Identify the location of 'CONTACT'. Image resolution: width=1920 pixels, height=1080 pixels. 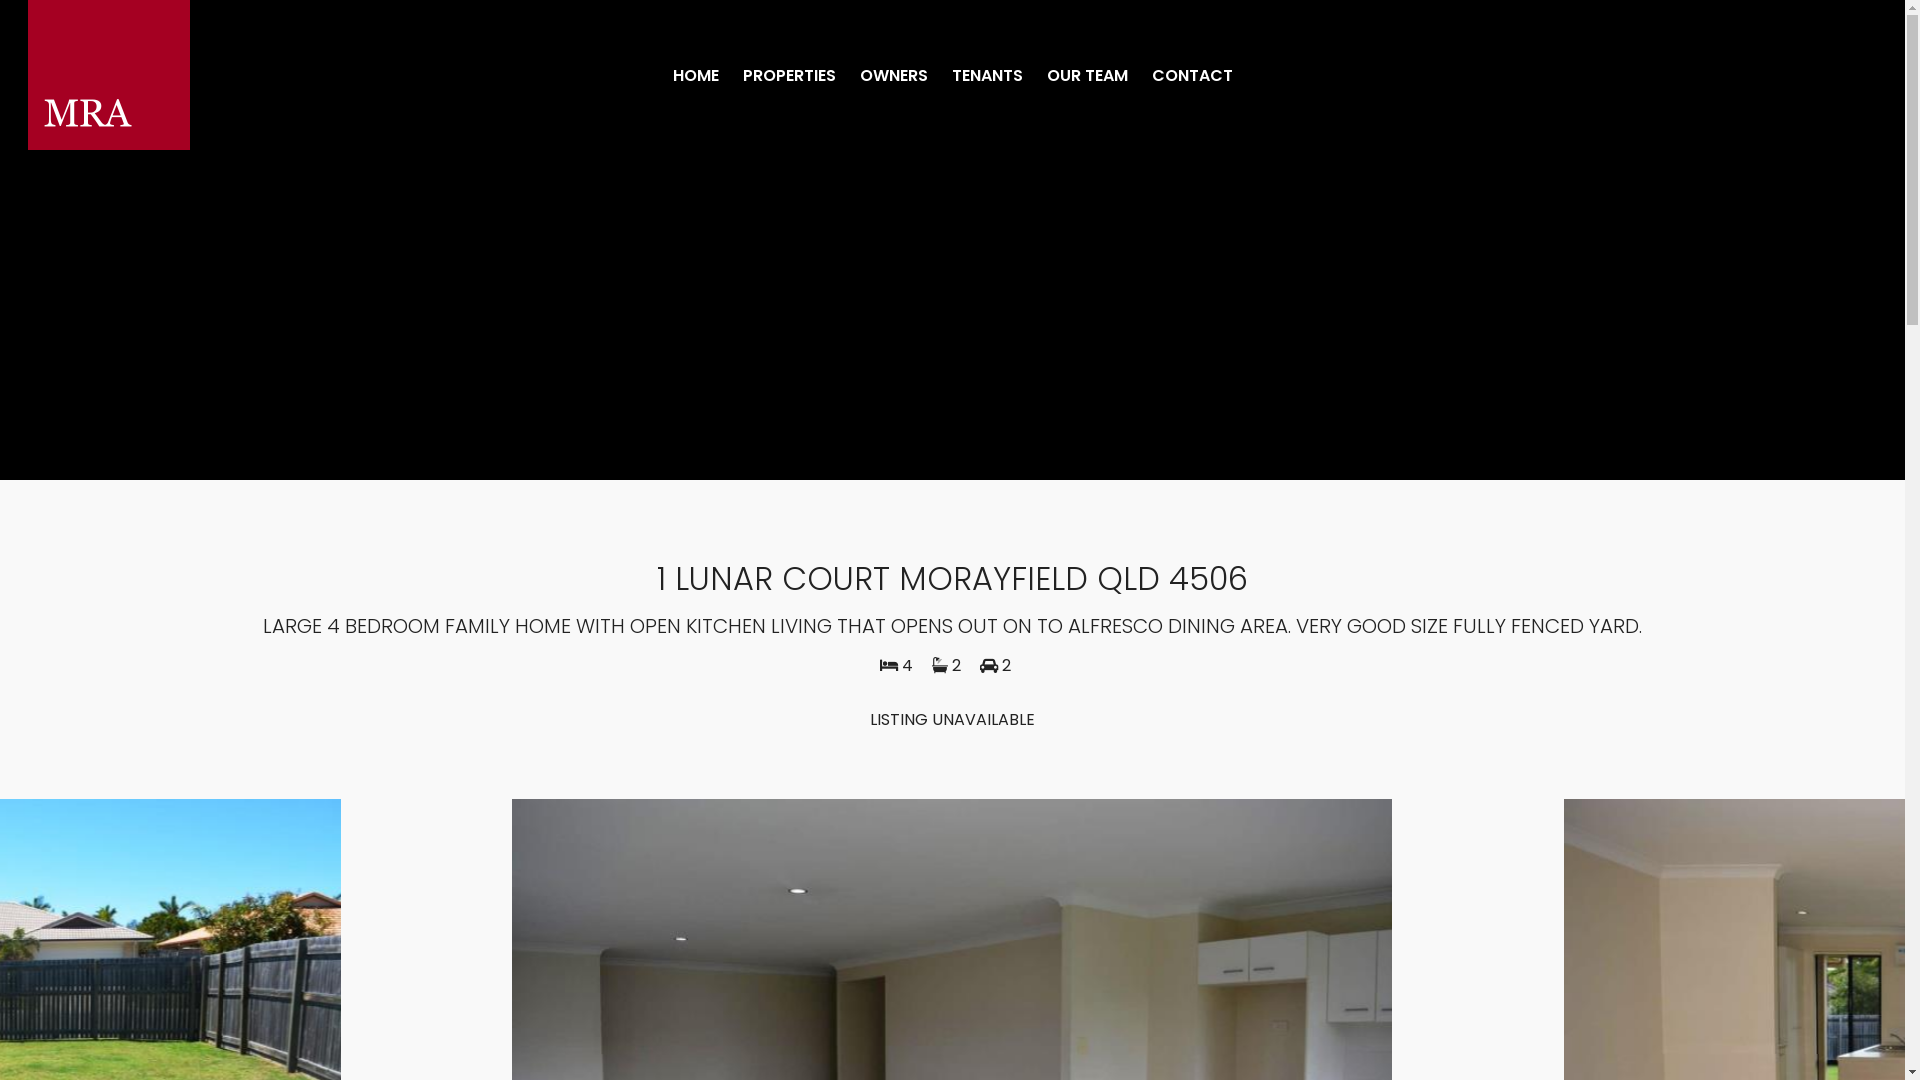
(1192, 75).